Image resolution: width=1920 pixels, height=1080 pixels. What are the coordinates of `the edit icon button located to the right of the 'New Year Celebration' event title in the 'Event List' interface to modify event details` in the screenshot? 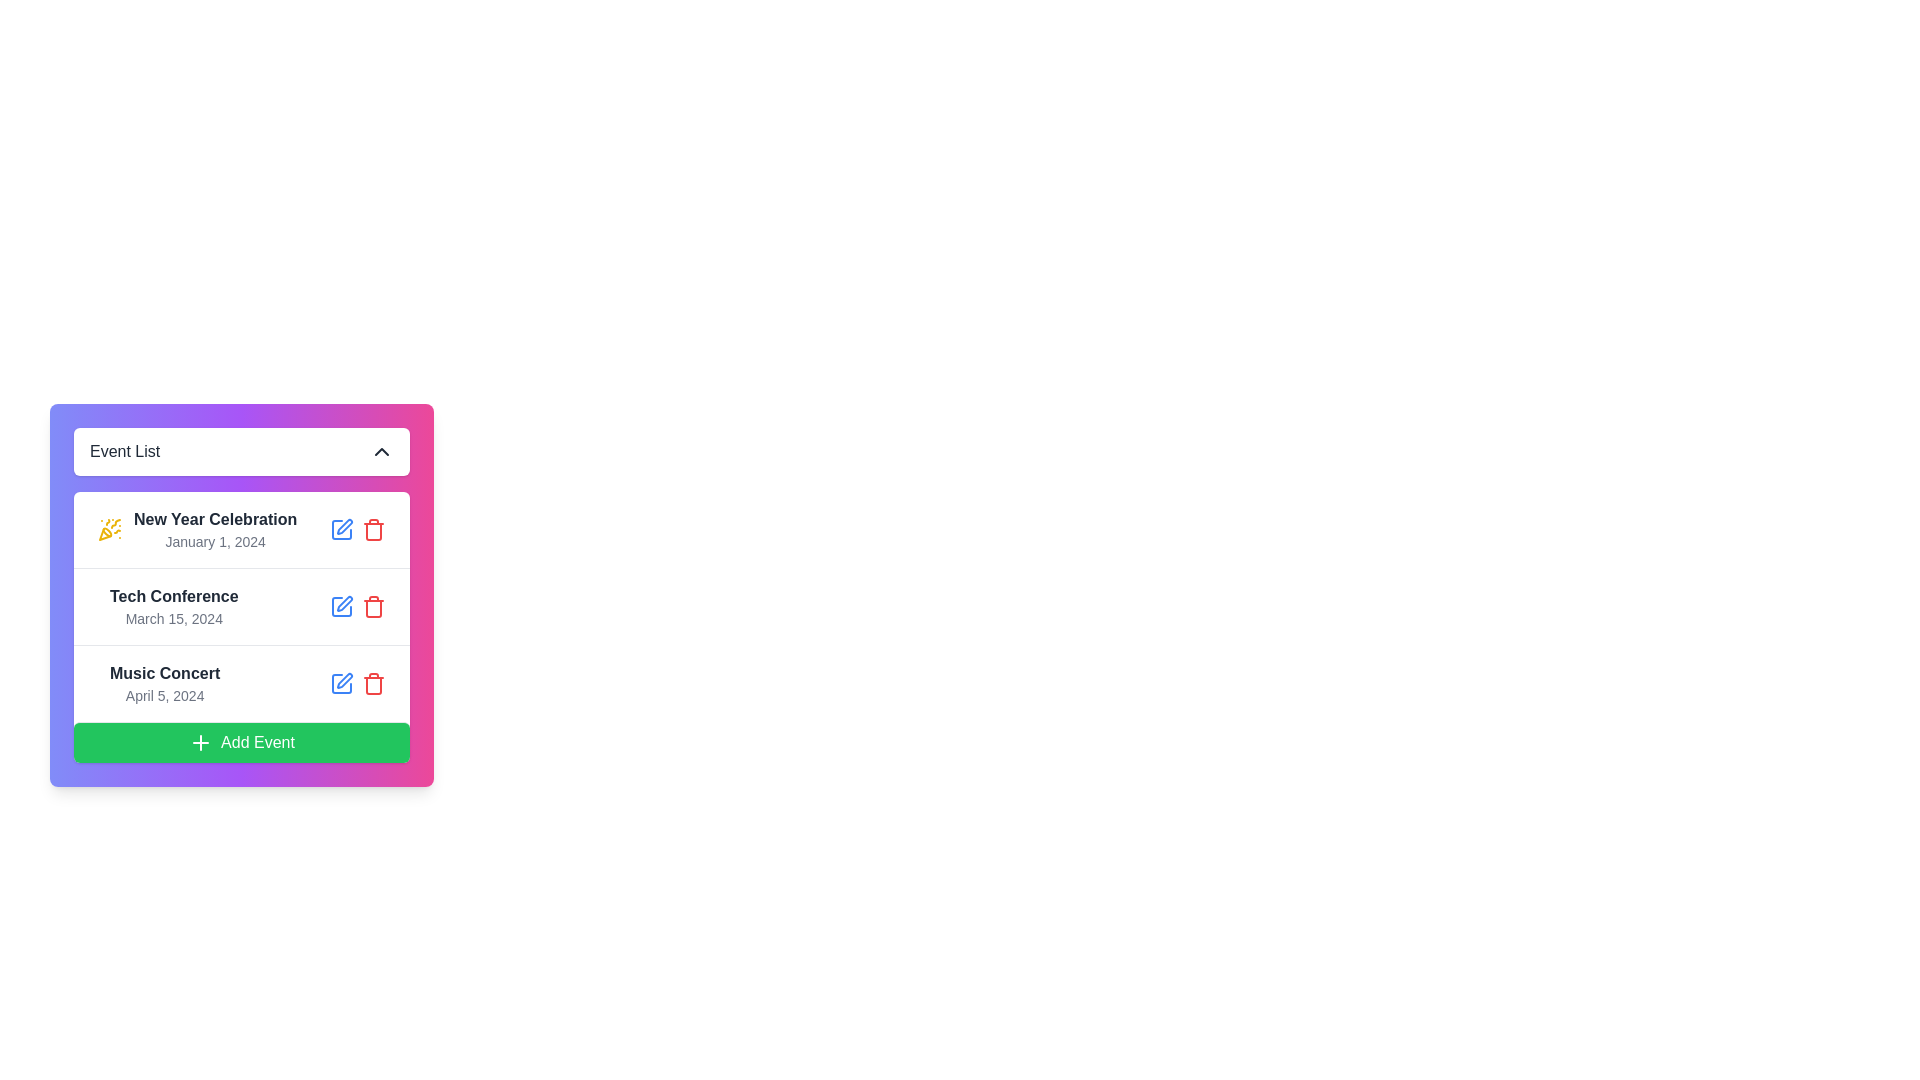 It's located at (341, 528).